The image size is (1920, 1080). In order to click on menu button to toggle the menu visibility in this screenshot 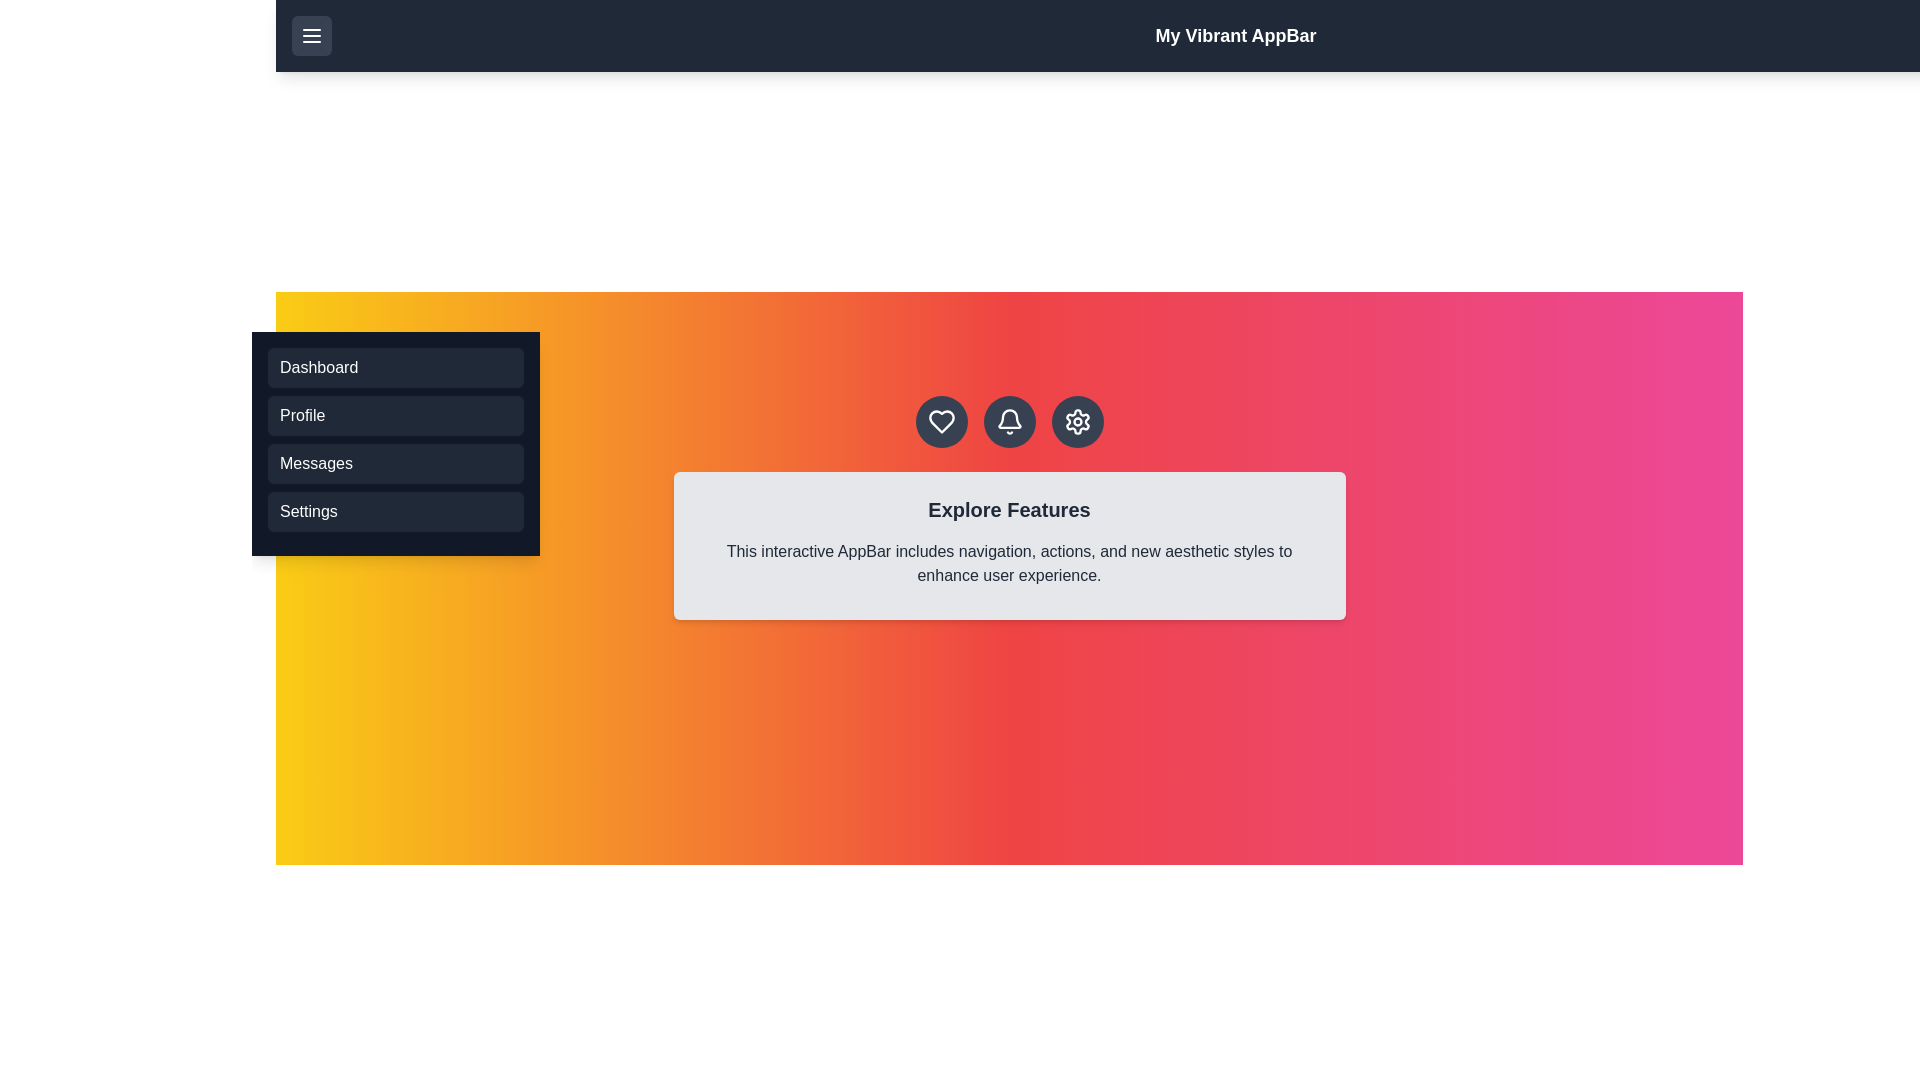, I will do `click(311, 35)`.